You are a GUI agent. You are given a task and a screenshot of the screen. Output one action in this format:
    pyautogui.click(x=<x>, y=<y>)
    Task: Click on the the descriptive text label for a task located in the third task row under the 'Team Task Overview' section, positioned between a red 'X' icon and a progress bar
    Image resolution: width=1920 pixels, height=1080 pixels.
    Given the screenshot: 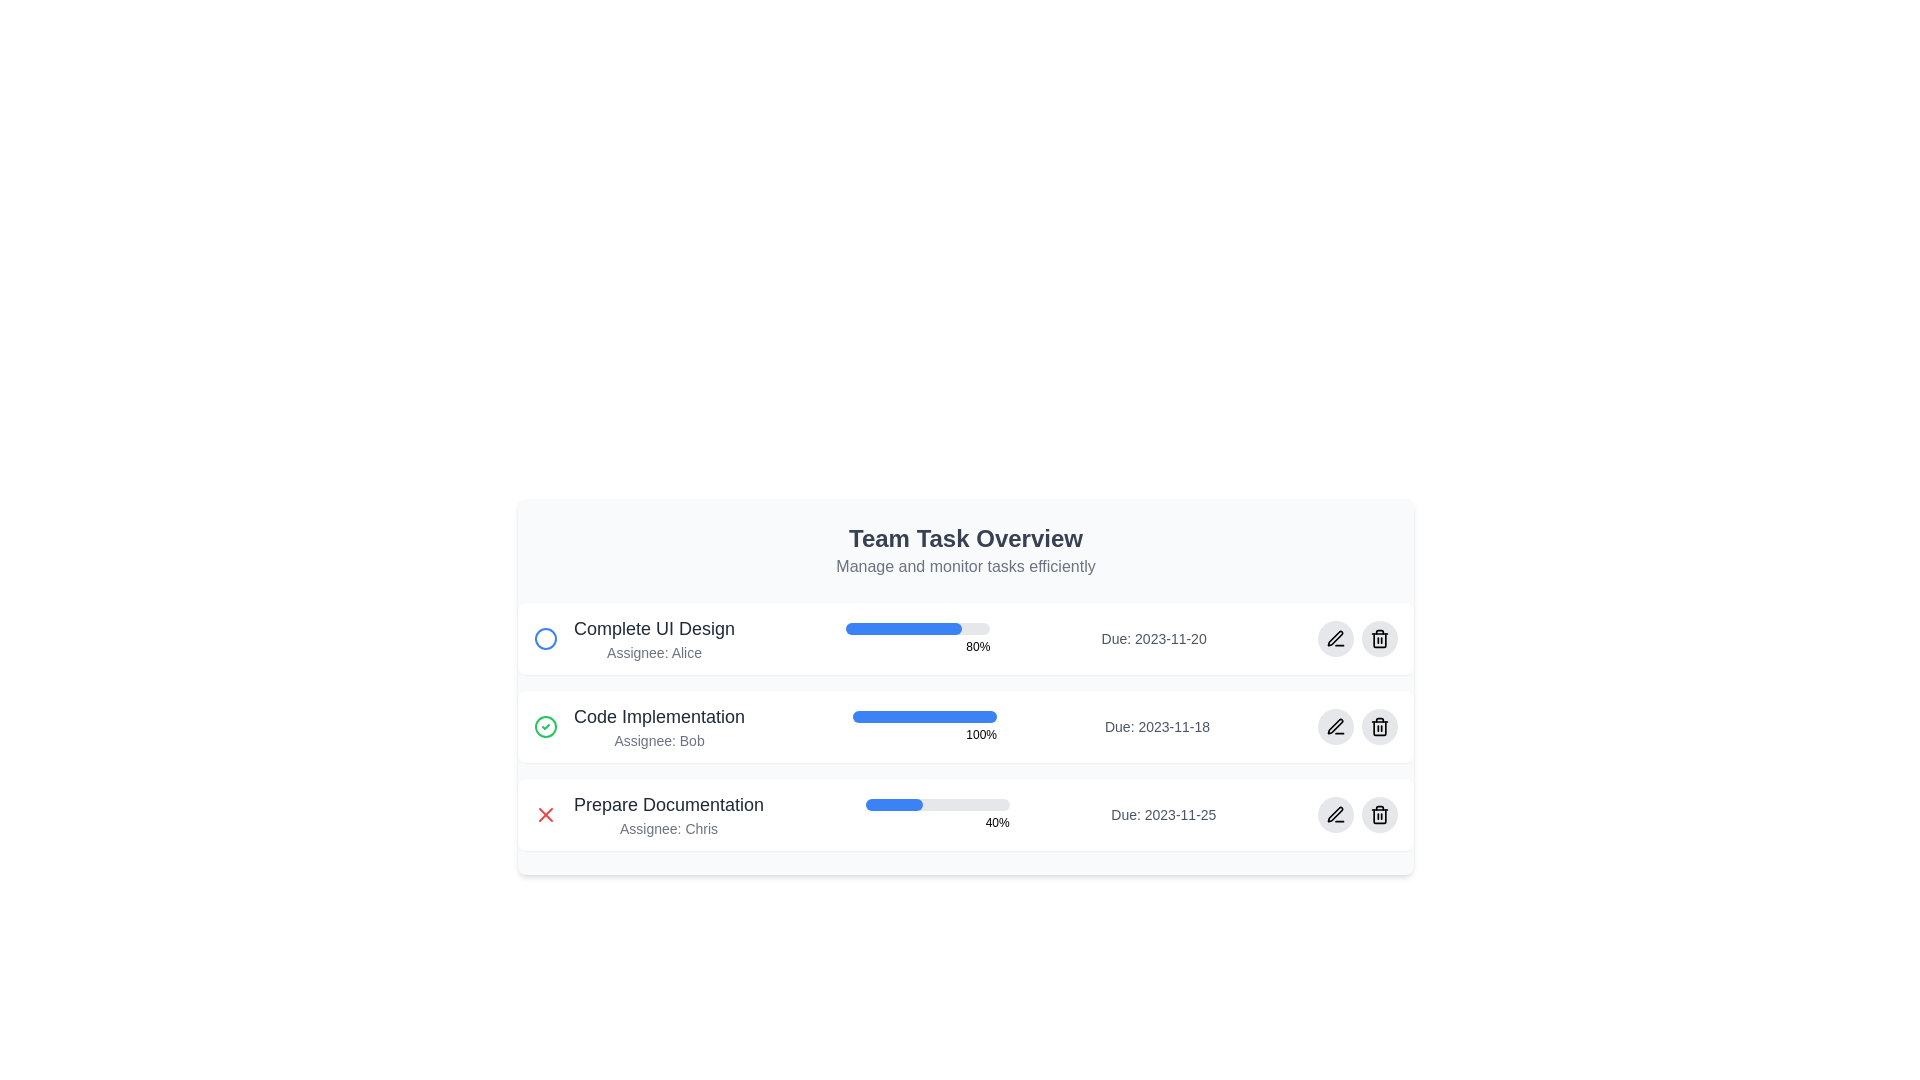 What is the action you would take?
    pyautogui.click(x=669, y=814)
    